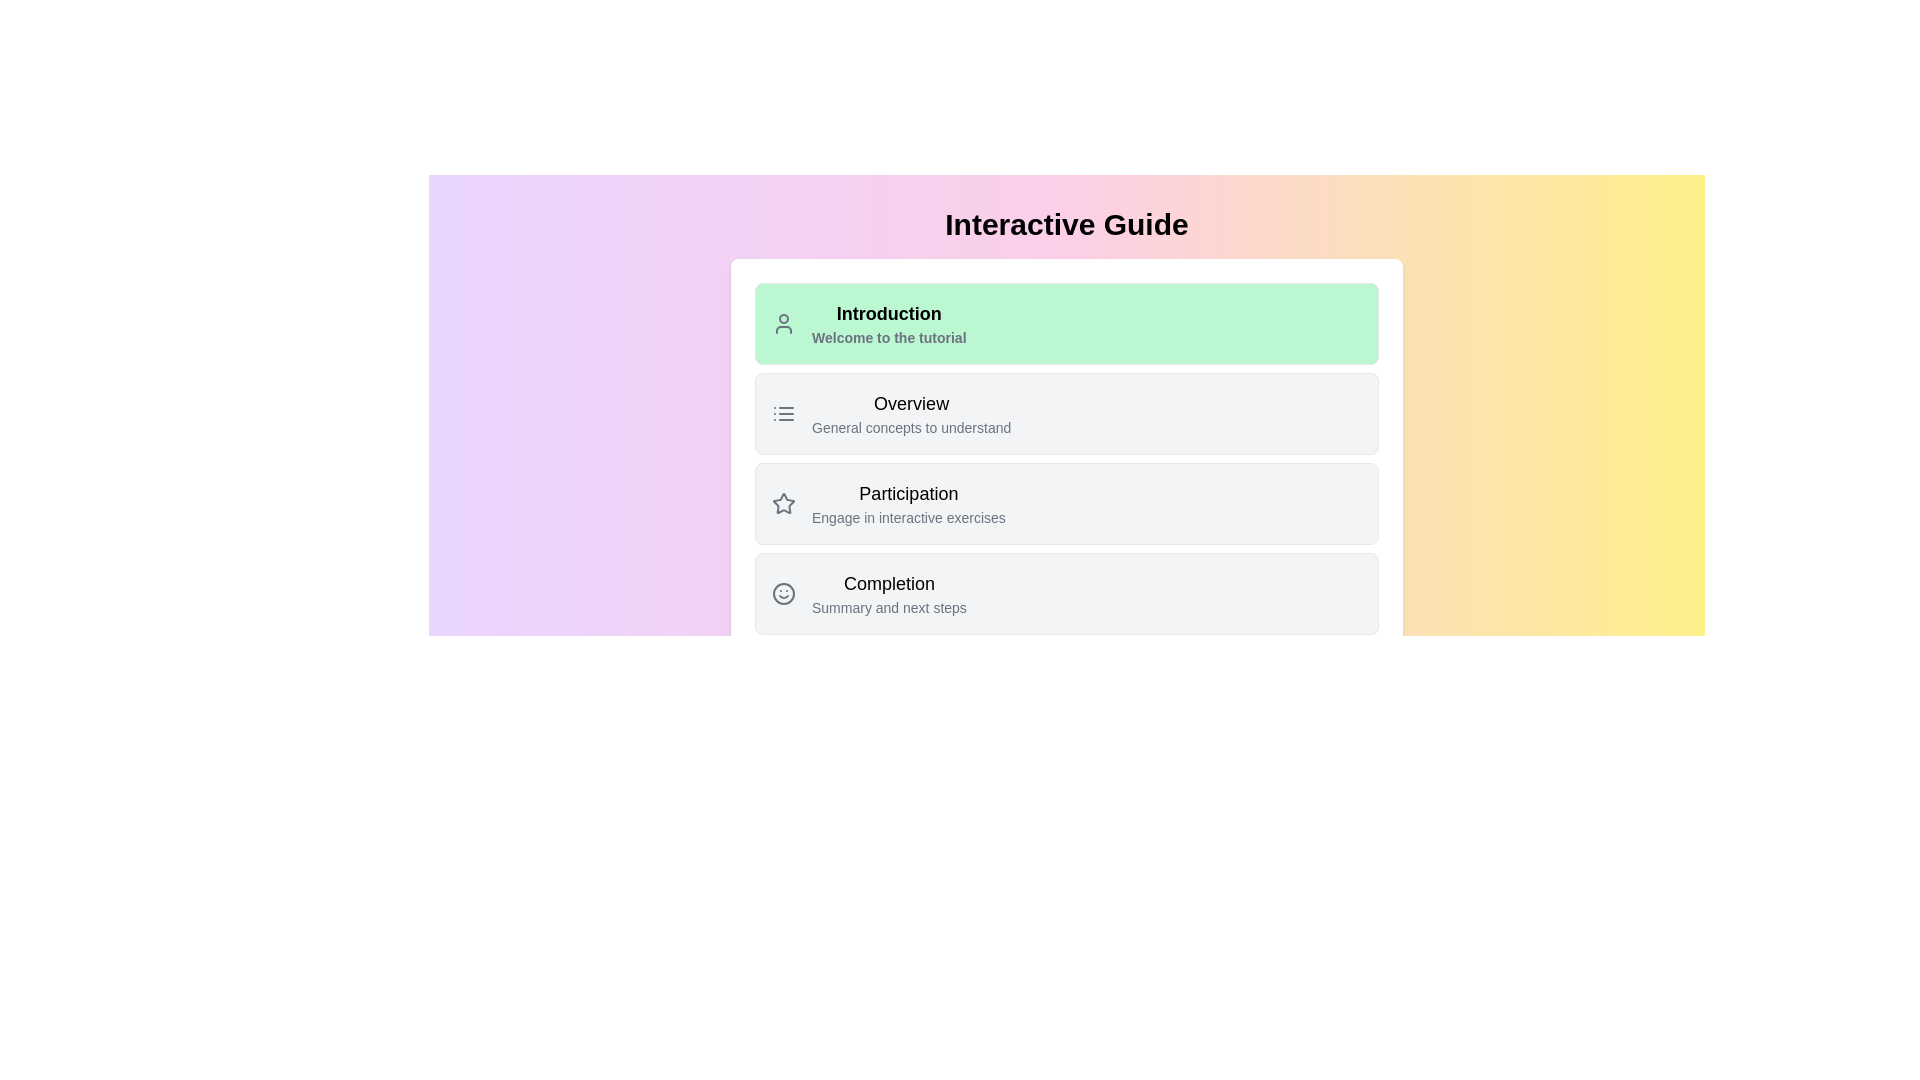  I want to click on the third Card element in the vertical list, so click(1065, 462).